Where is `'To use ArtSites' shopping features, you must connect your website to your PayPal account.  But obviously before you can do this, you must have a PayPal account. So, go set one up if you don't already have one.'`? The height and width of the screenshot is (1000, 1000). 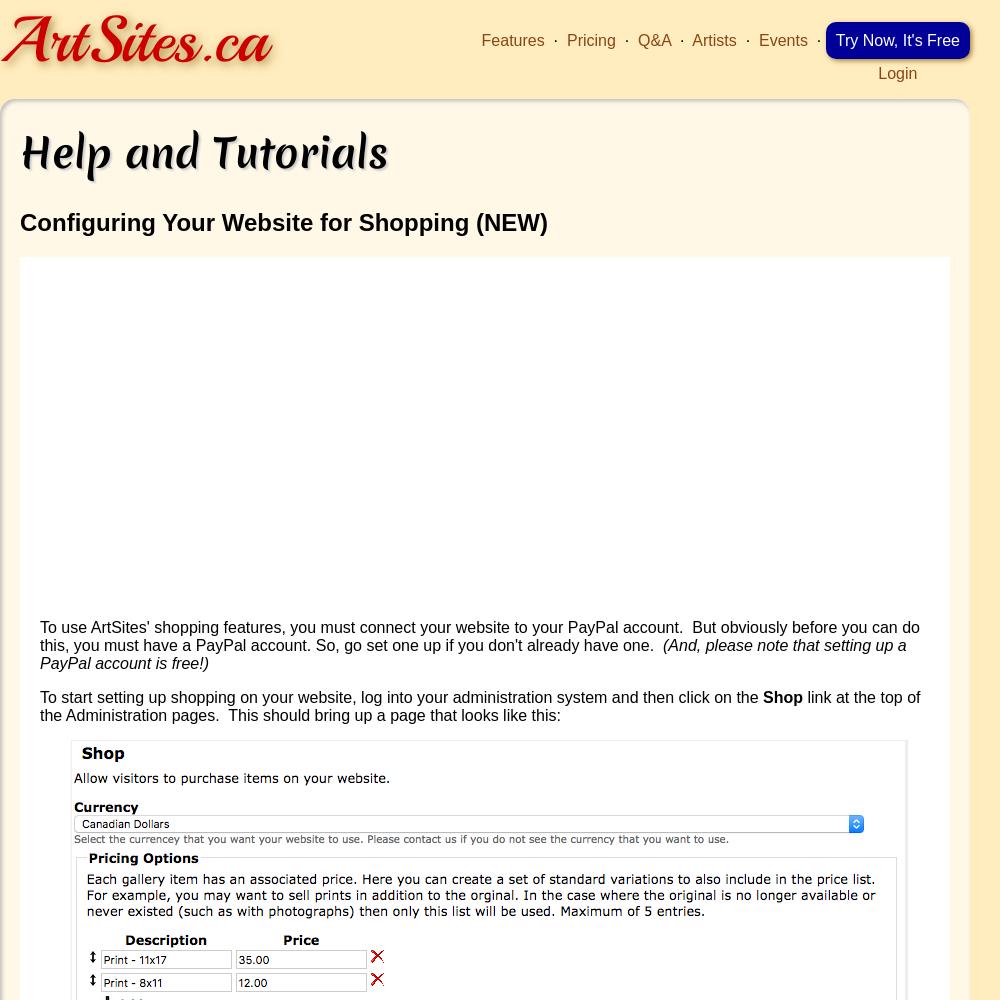
'To use ArtSites' shopping features, you must connect your website to your PayPal account.  But obviously before you can do this, you must have a PayPal account. So, go set one up if you don't already have one.' is located at coordinates (479, 635).